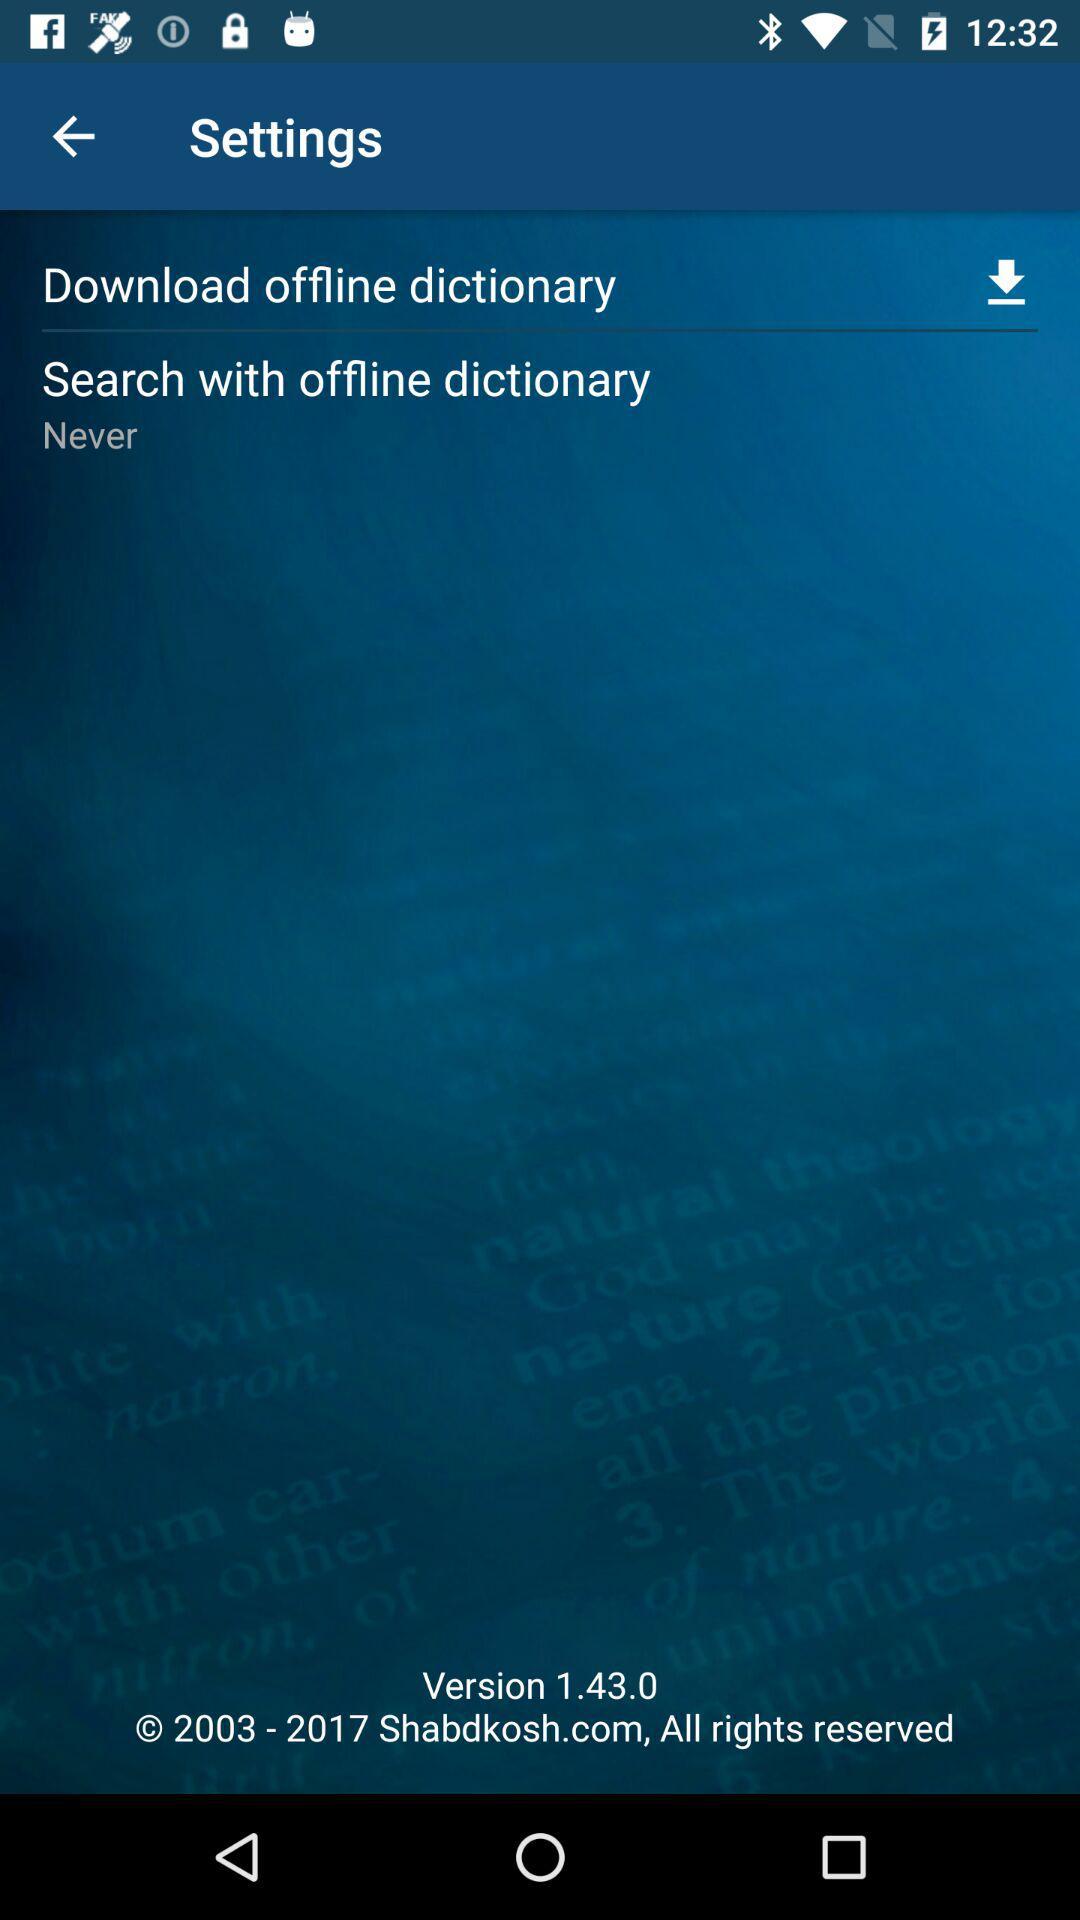 The width and height of the screenshot is (1080, 1920). What do you see at coordinates (1006, 282) in the screenshot?
I see `the file_download icon` at bounding box center [1006, 282].